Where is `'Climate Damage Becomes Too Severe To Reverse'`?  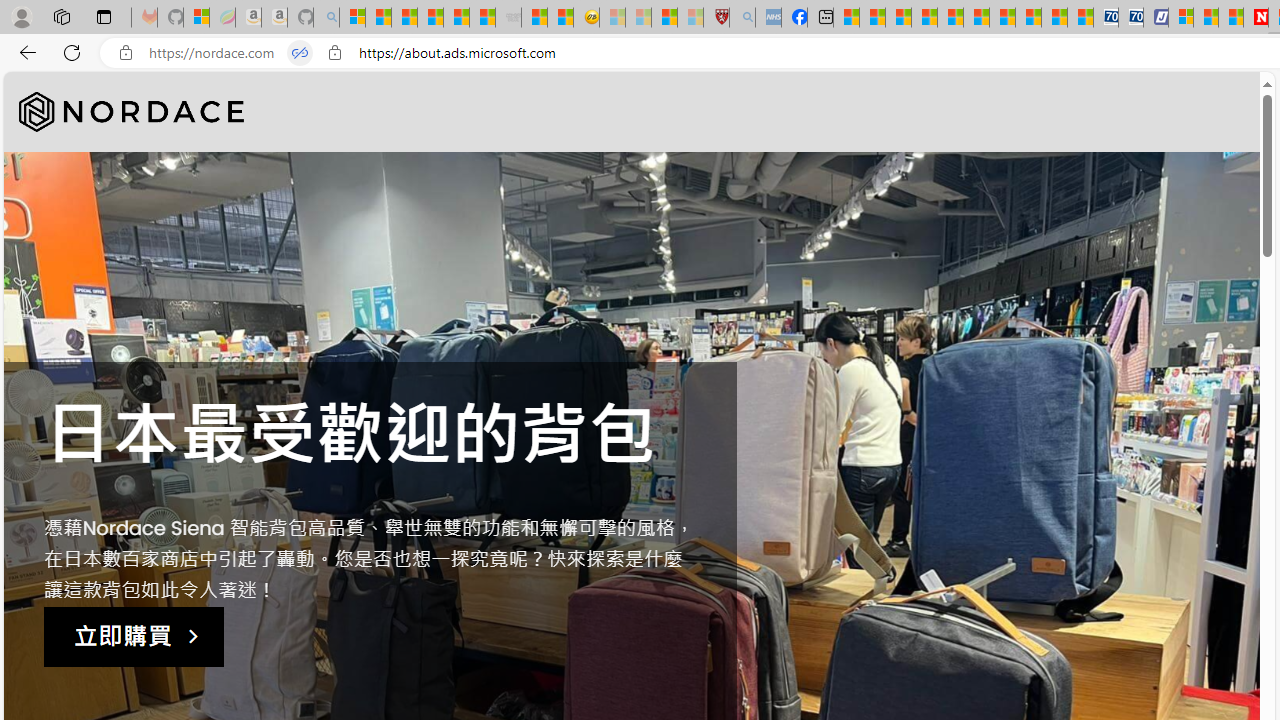 'Climate Damage Becomes Too Severe To Reverse' is located at coordinates (923, 17).